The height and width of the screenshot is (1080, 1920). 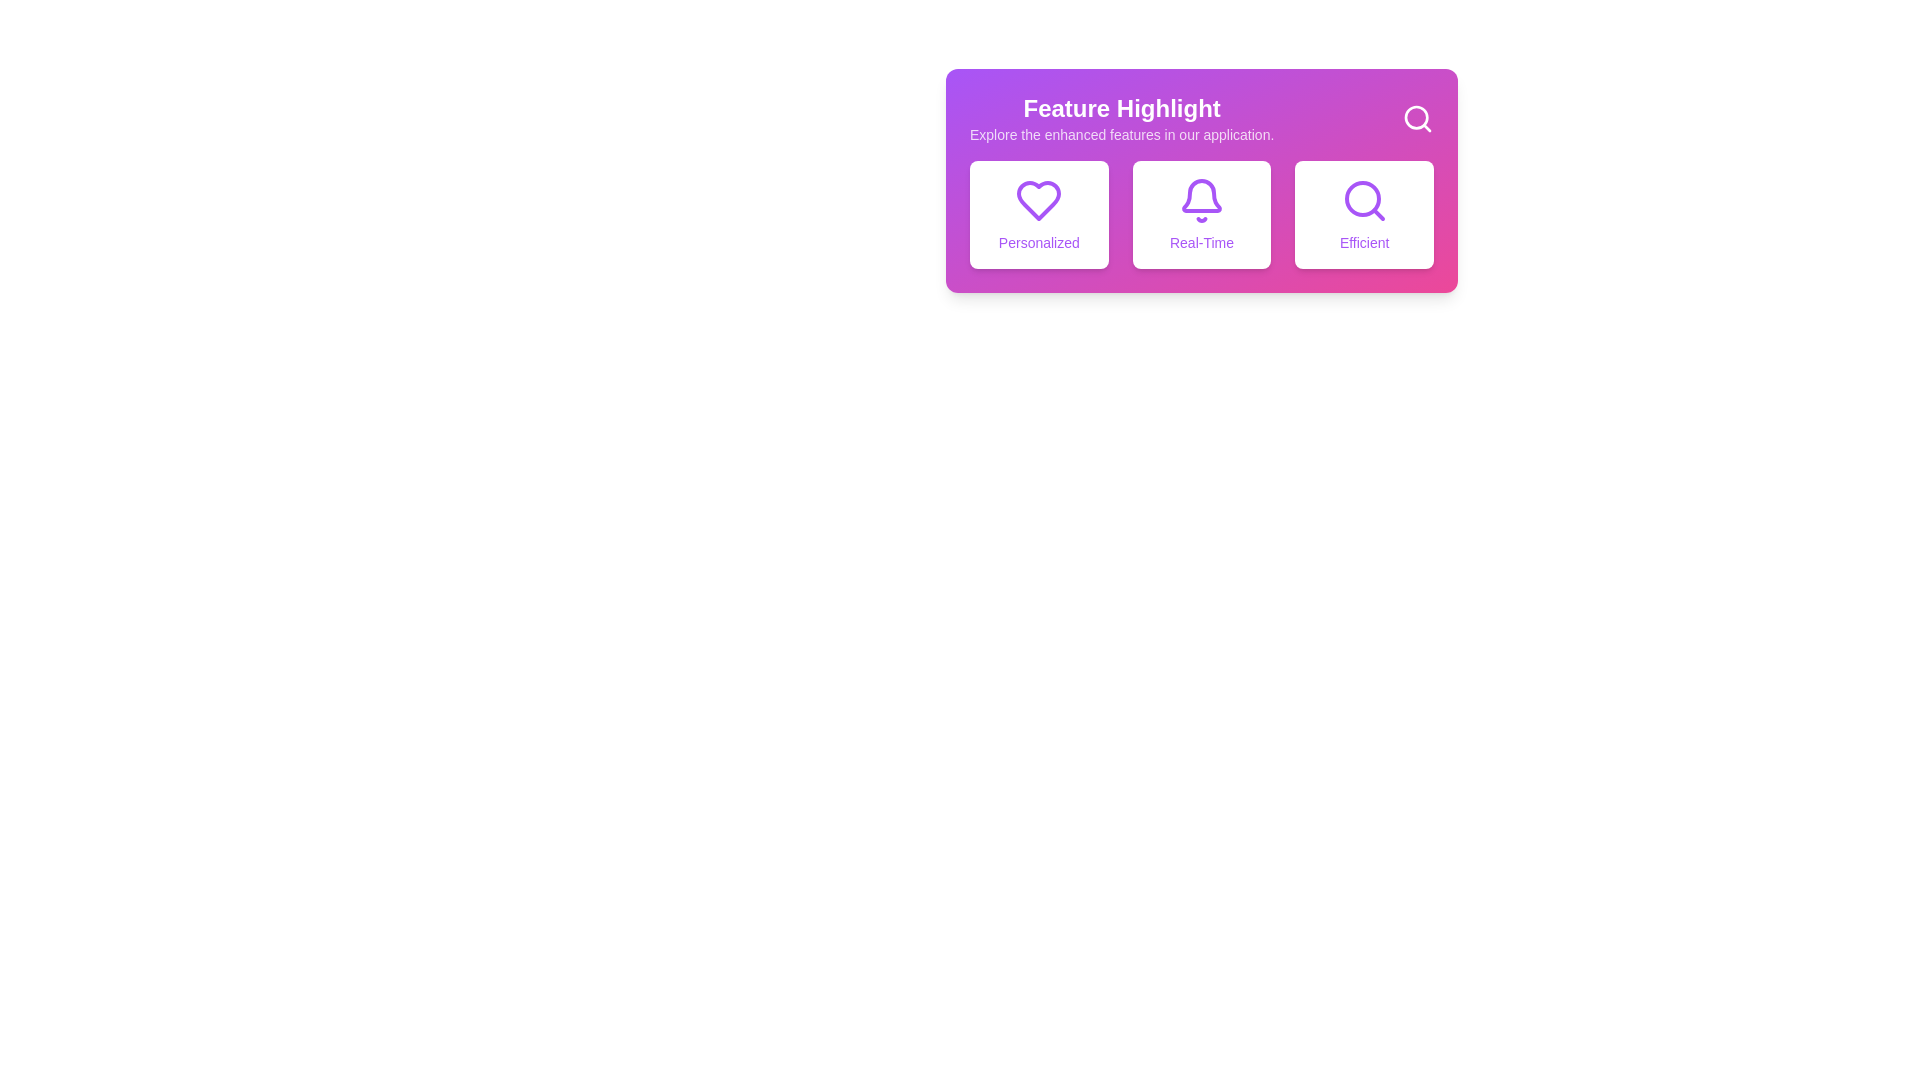 I want to click on the text element stating 'Explore the enhanced features in our application,' which is located below the title 'Feature Highlight' within a gradient purple background, so click(x=1122, y=135).